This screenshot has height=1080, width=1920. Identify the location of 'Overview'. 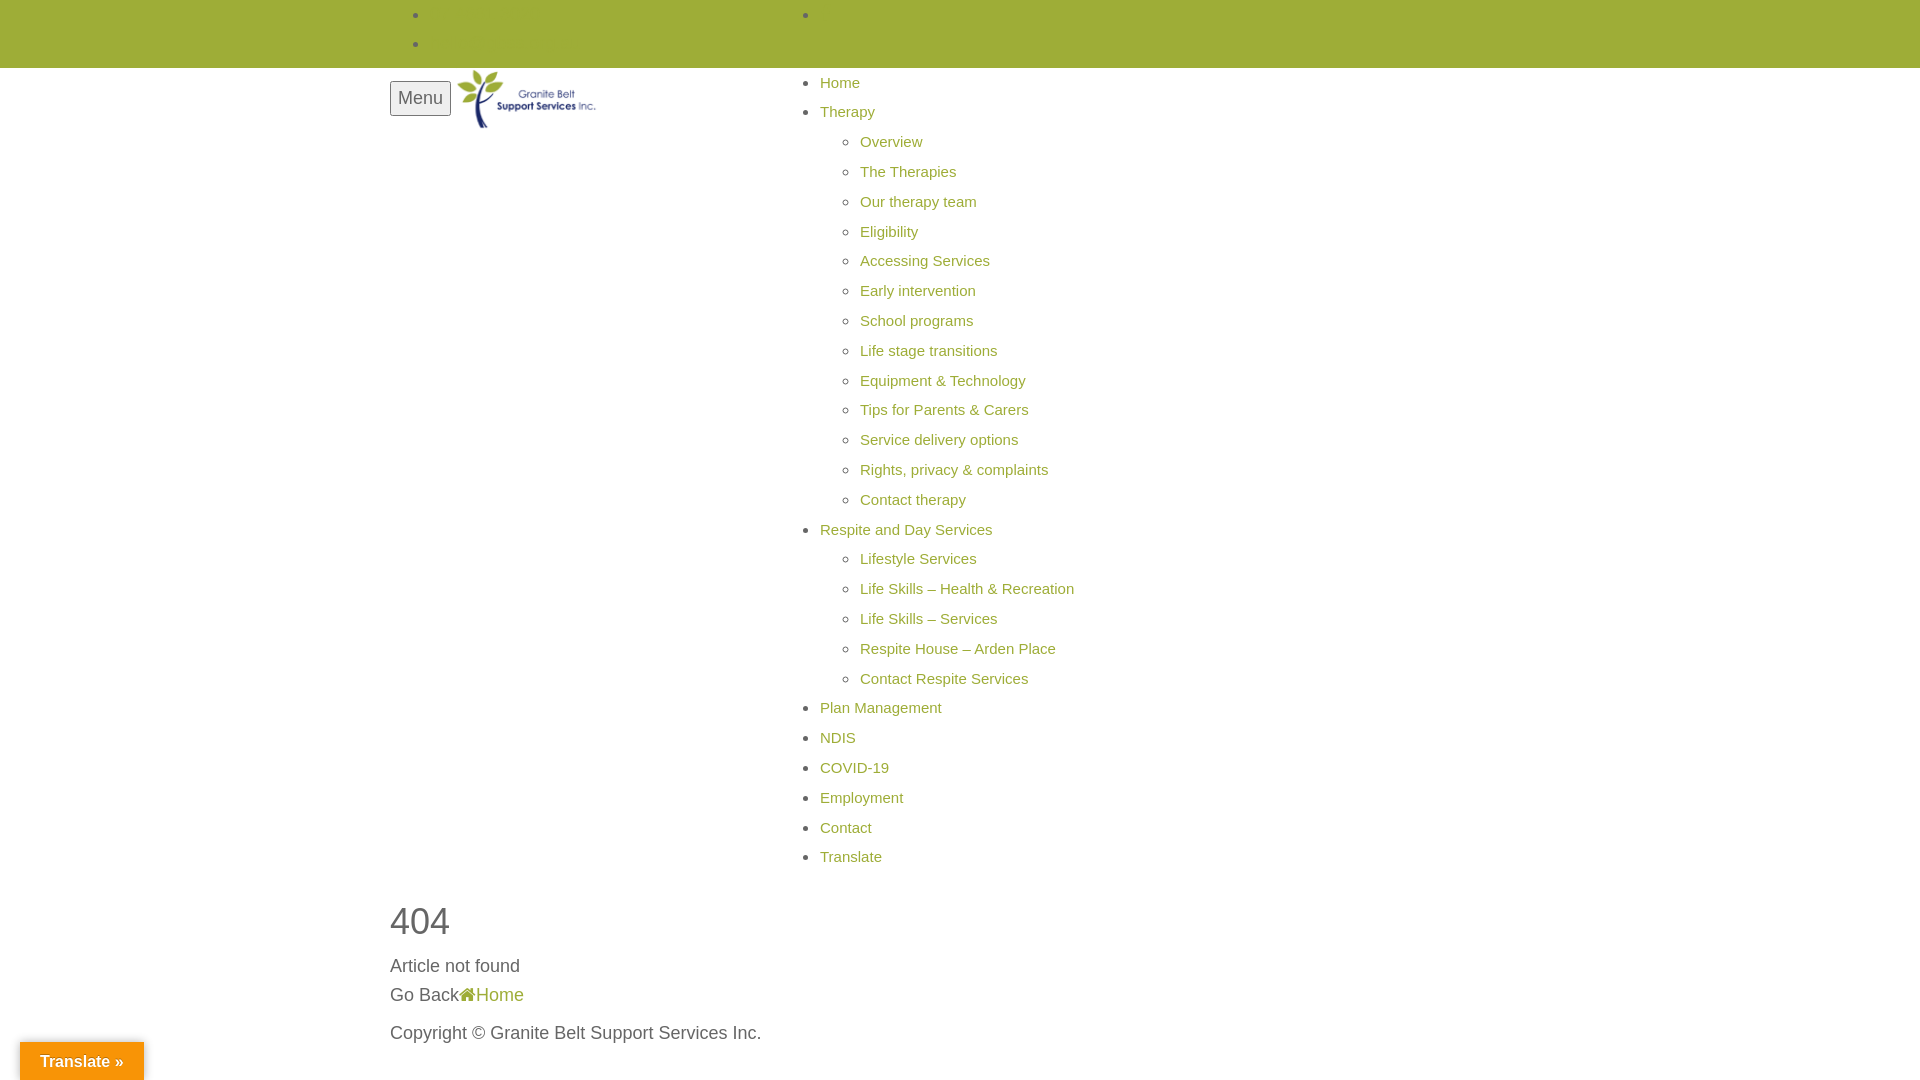
(890, 140).